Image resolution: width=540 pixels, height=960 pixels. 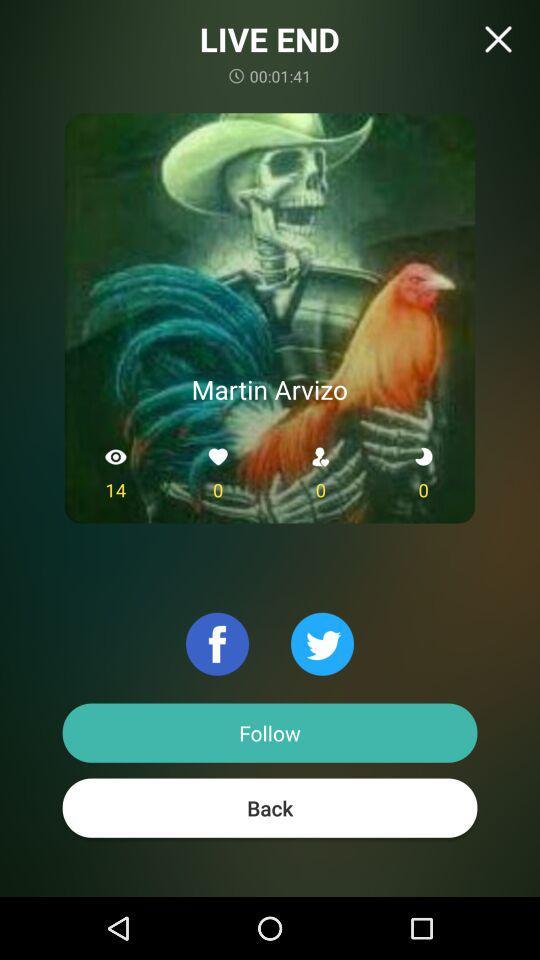 I want to click on the twitter icon, so click(x=322, y=643).